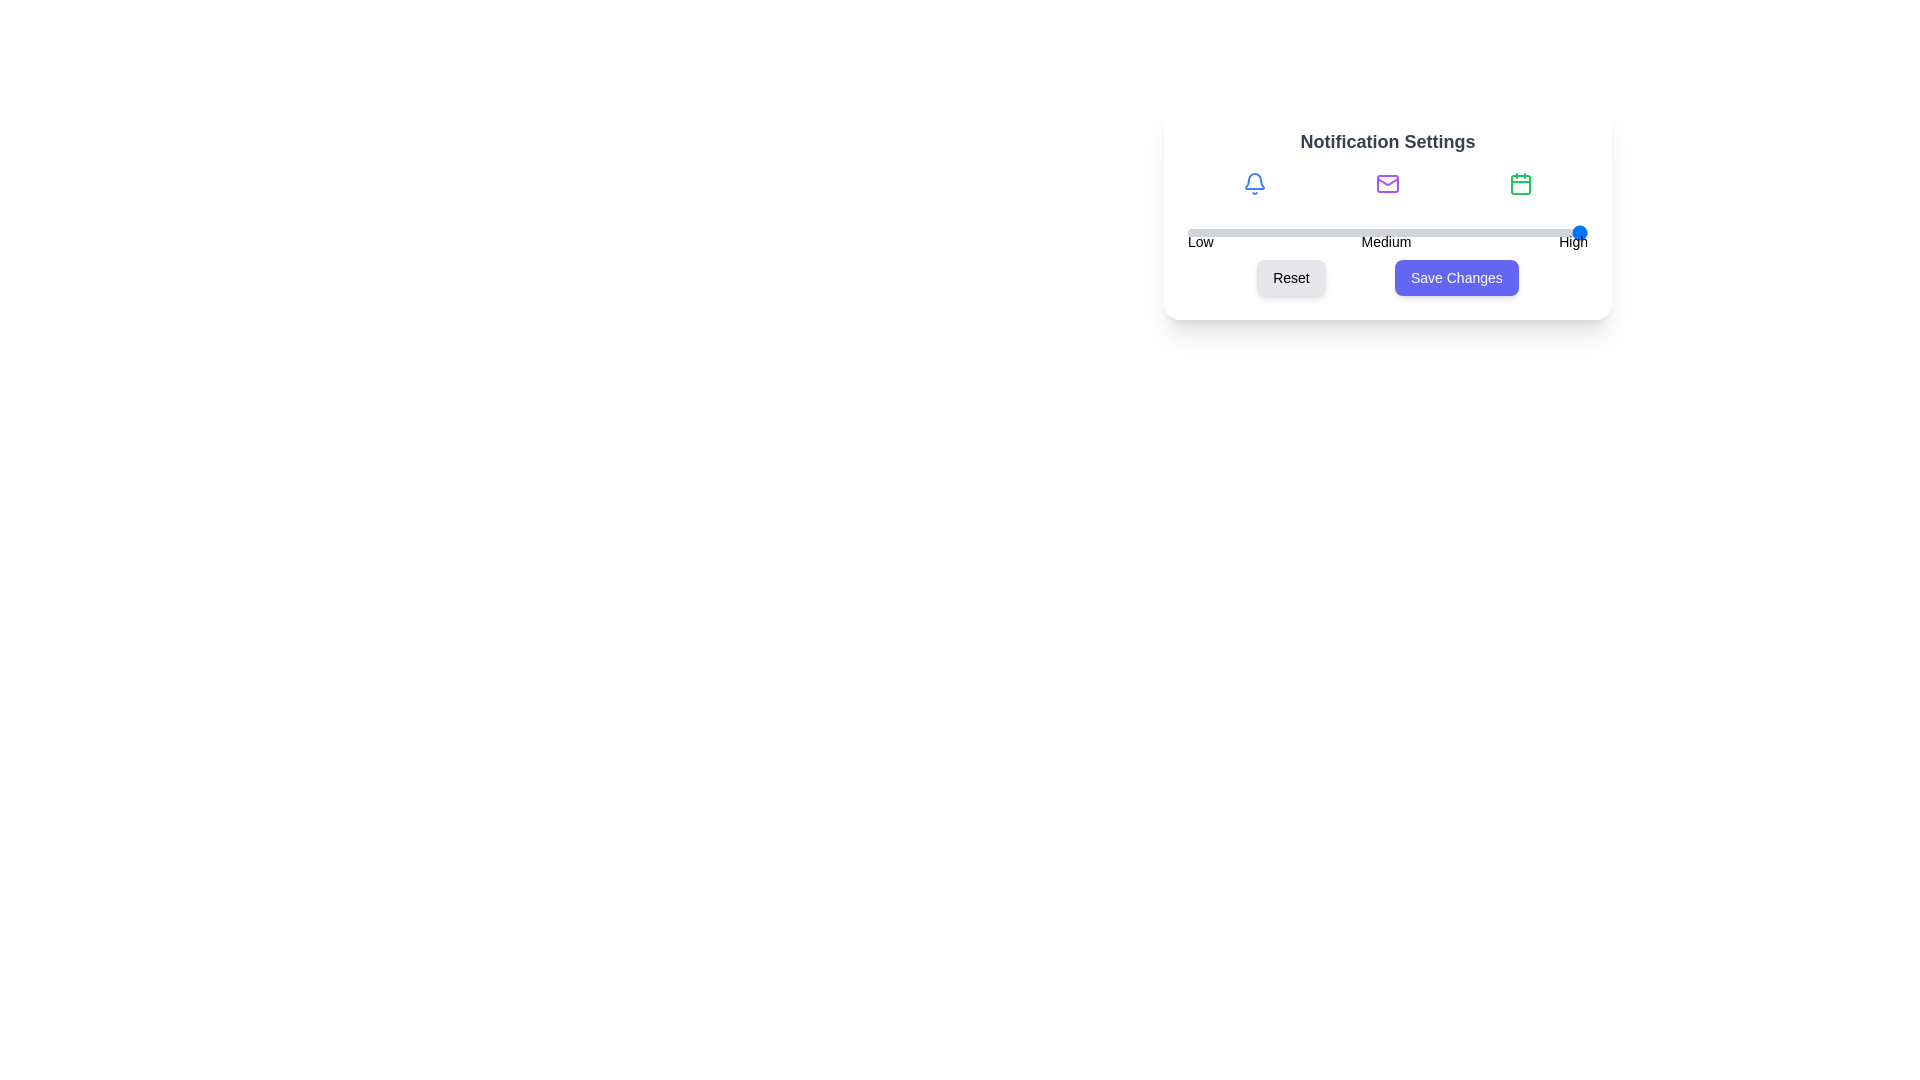  I want to click on the Bell icon to view its details, so click(1253, 184).